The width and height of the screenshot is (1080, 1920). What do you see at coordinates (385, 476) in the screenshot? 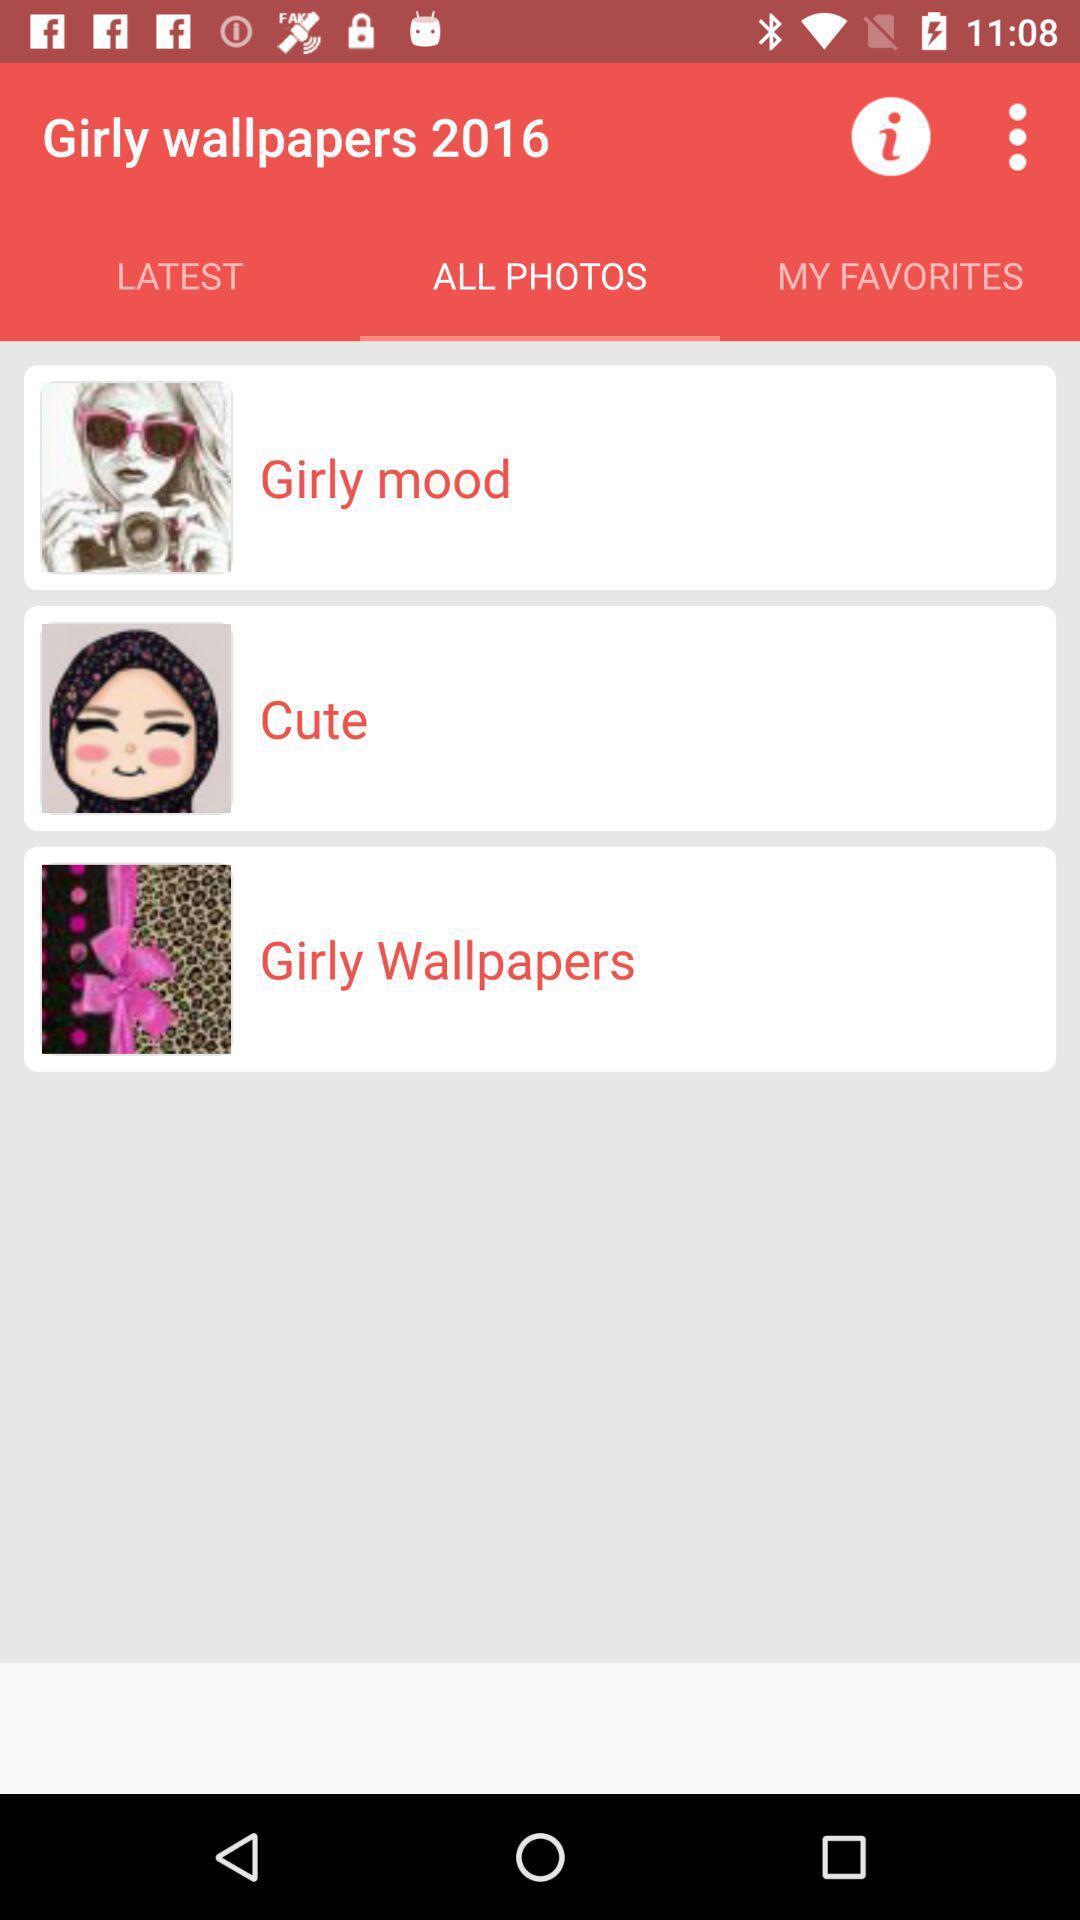
I see `girly mood icon` at bounding box center [385, 476].